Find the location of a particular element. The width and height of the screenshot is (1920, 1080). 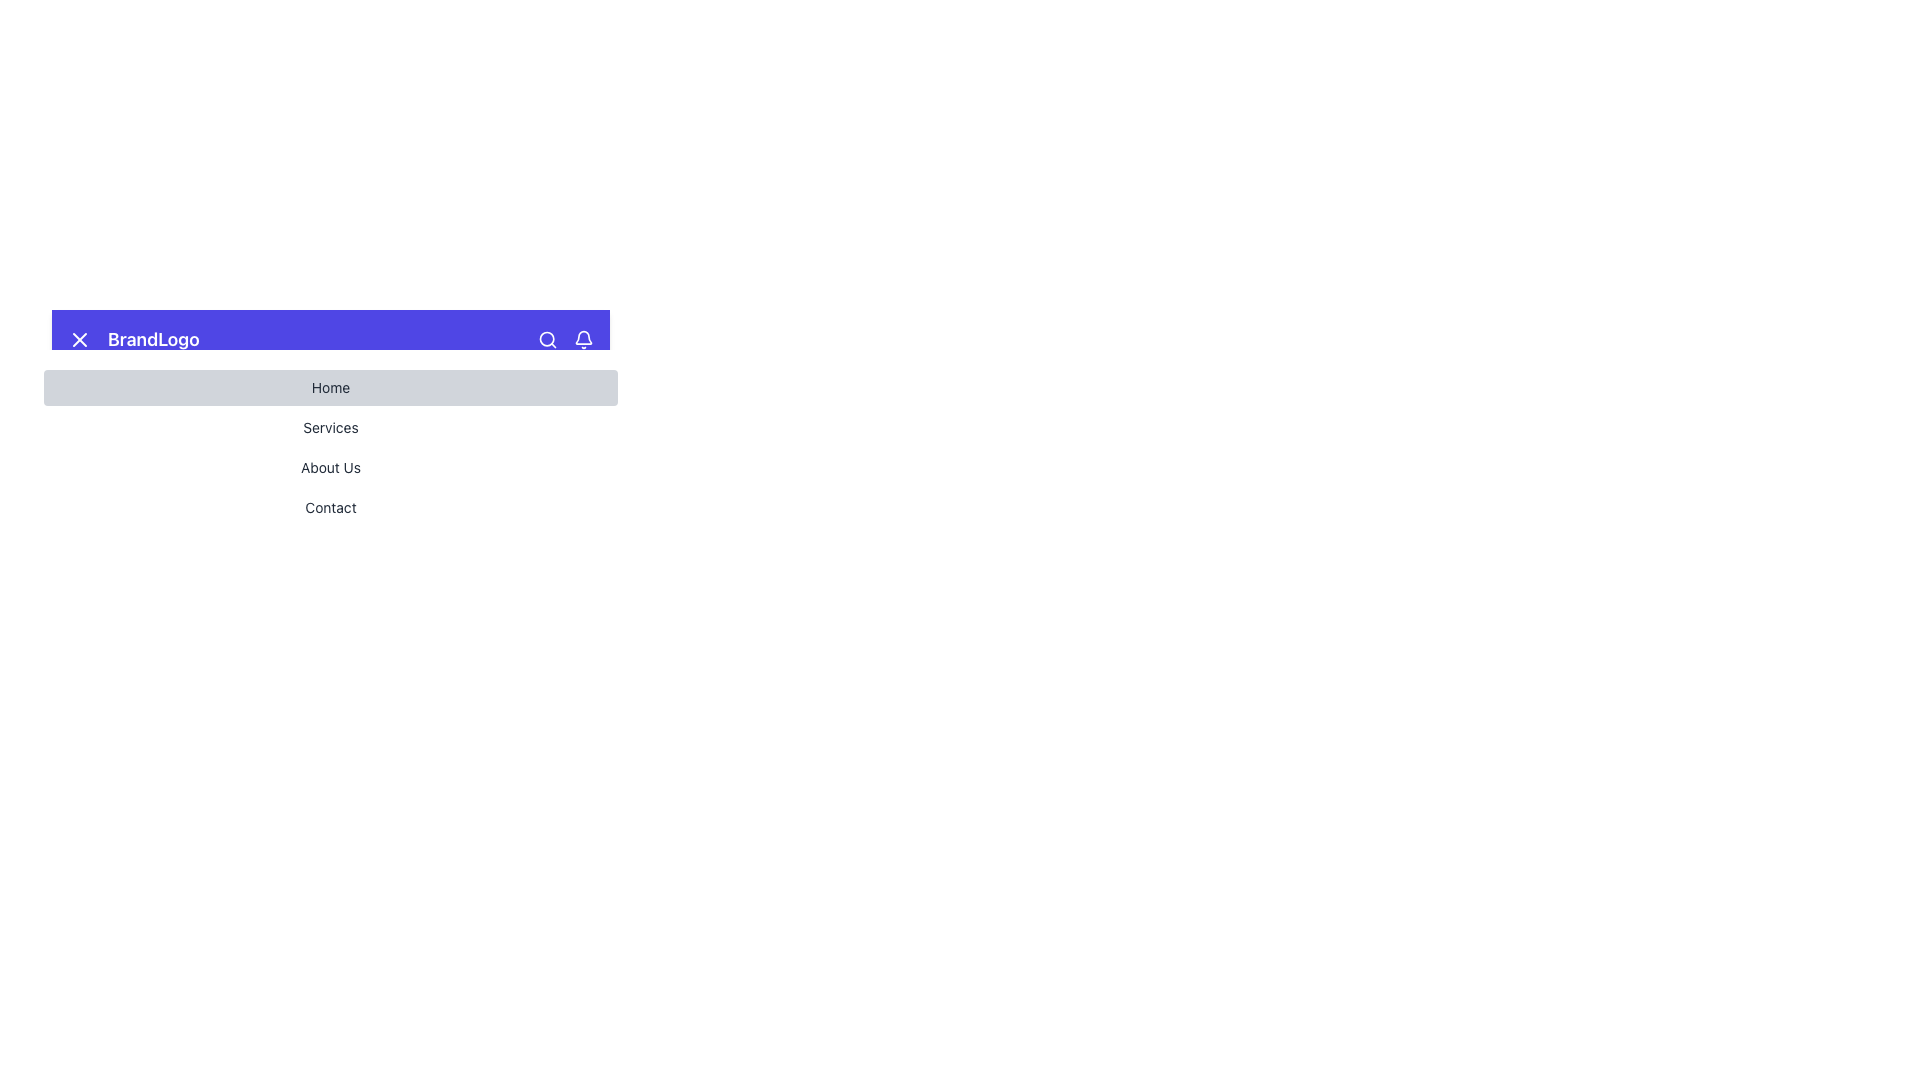

the graphical circle that is part of the magnifying glass icon, located in the top-right corner near the notification bell is located at coordinates (547, 338).